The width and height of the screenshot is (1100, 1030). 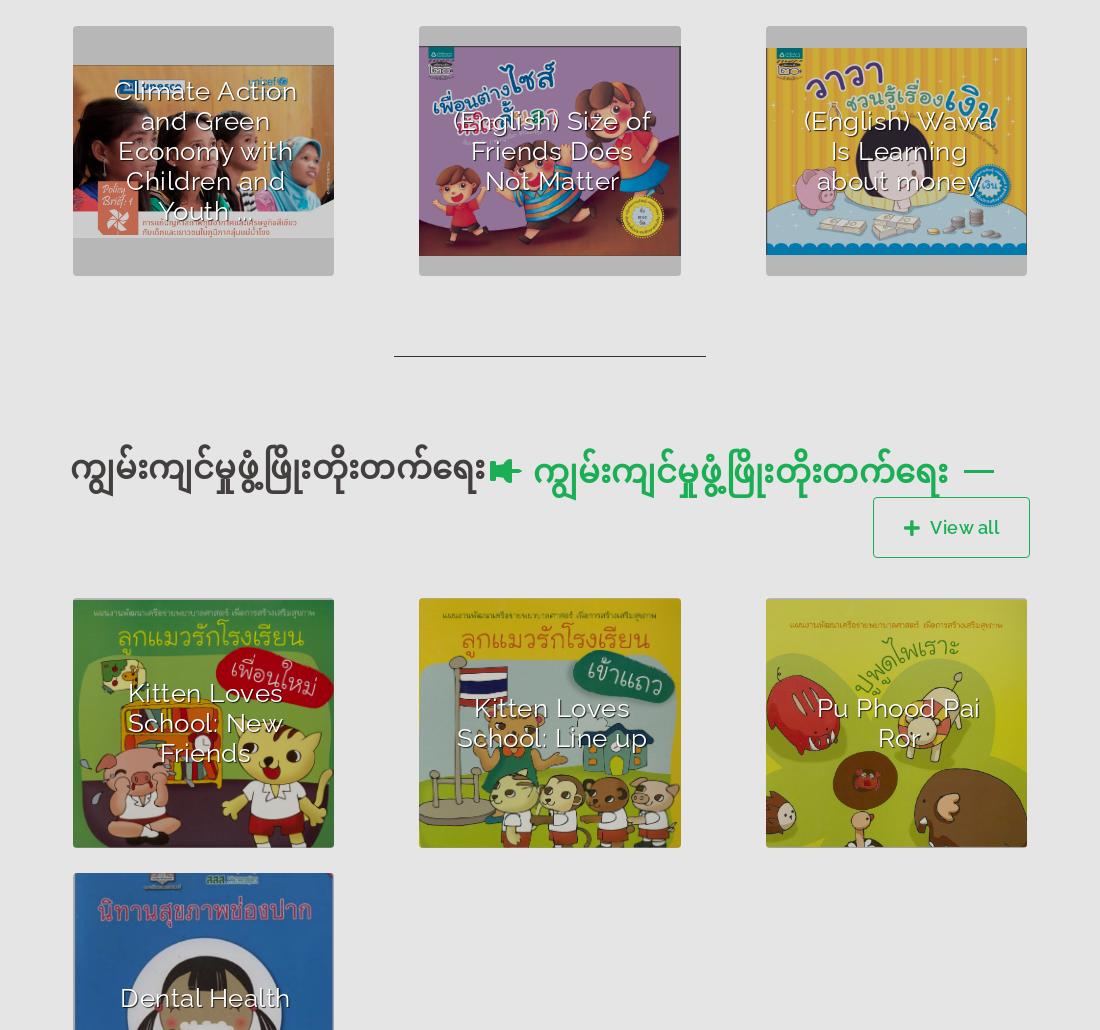 What do you see at coordinates (930, 526) in the screenshot?
I see `'View all'` at bounding box center [930, 526].